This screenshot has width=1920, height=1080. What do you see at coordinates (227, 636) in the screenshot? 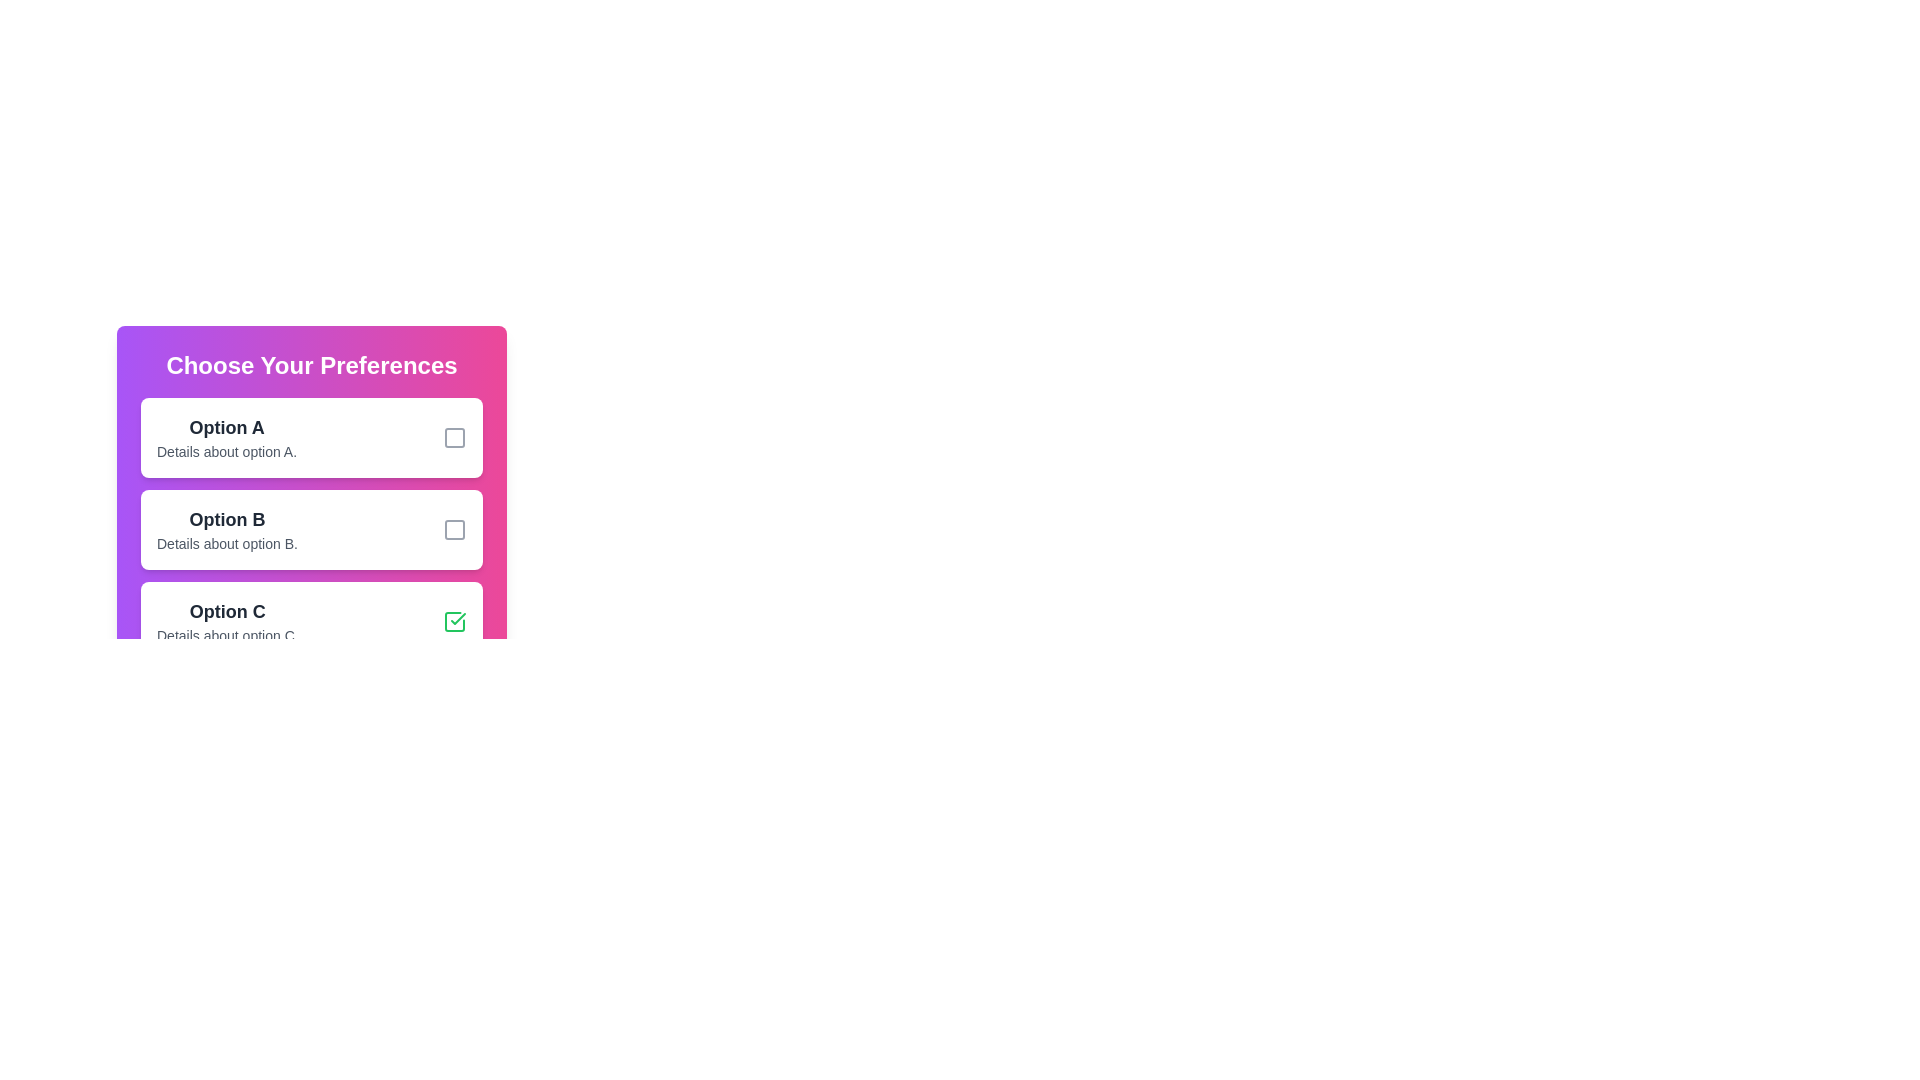
I see `the Text Label that provides additional information for 'Option C', located below 'Option C' in the vertically stacked list of options` at bounding box center [227, 636].